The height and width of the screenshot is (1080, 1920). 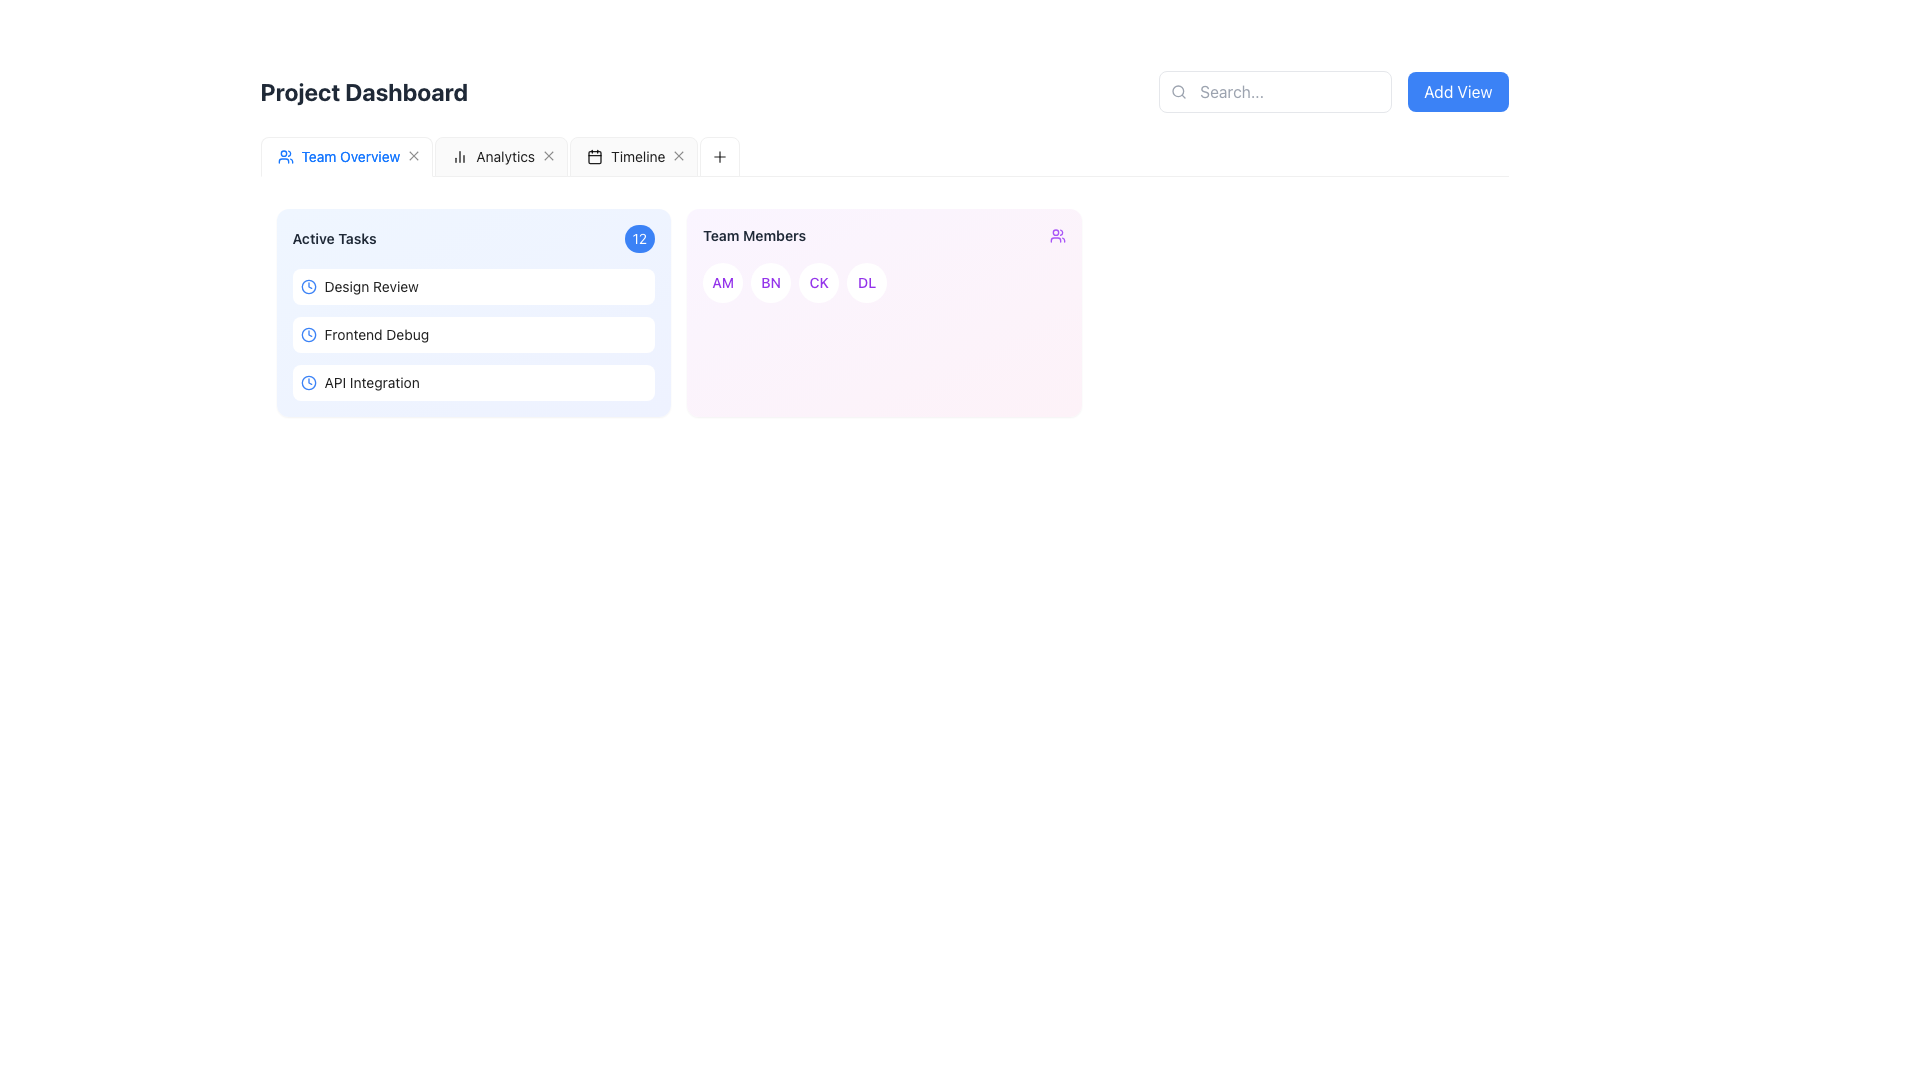 What do you see at coordinates (338, 156) in the screenshot?
I see `the 'Team Overview' tab located at the top-center of the interface, which is the first tab on the left in the tab row` at bounding box center [338, 156].